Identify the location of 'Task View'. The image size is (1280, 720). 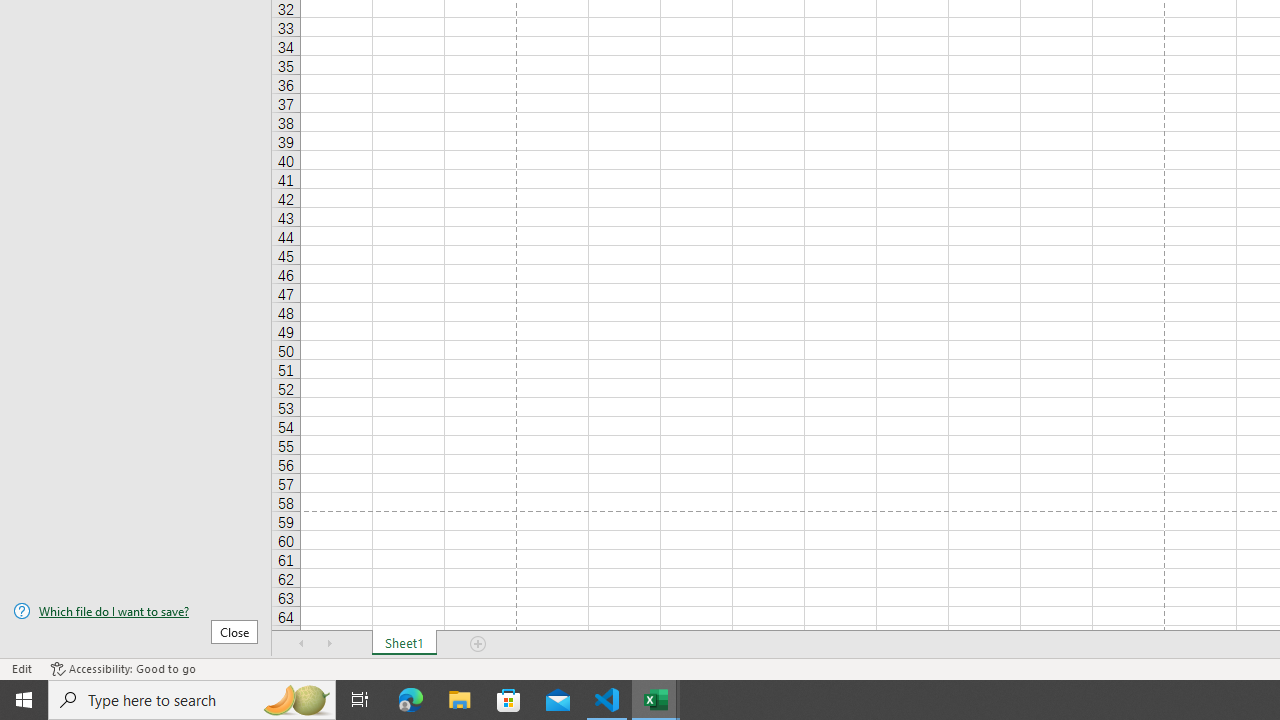
(359, 698).